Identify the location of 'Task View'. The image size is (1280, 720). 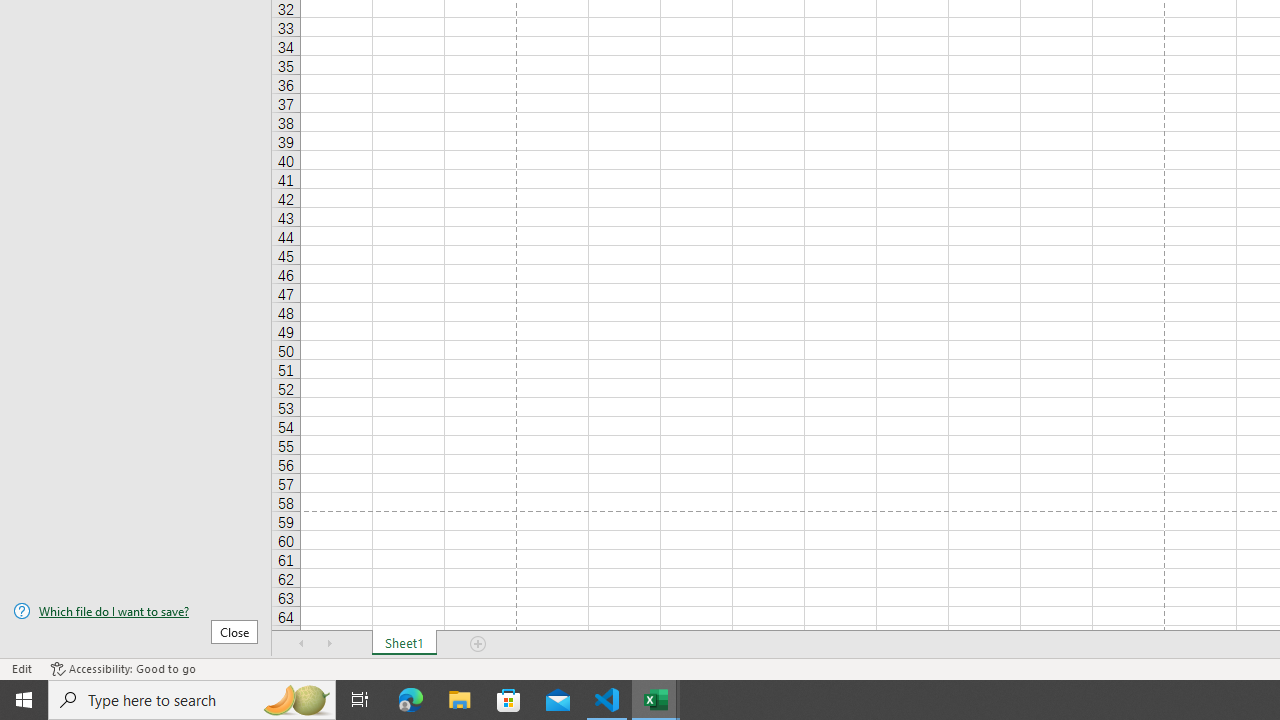
(359, 698).